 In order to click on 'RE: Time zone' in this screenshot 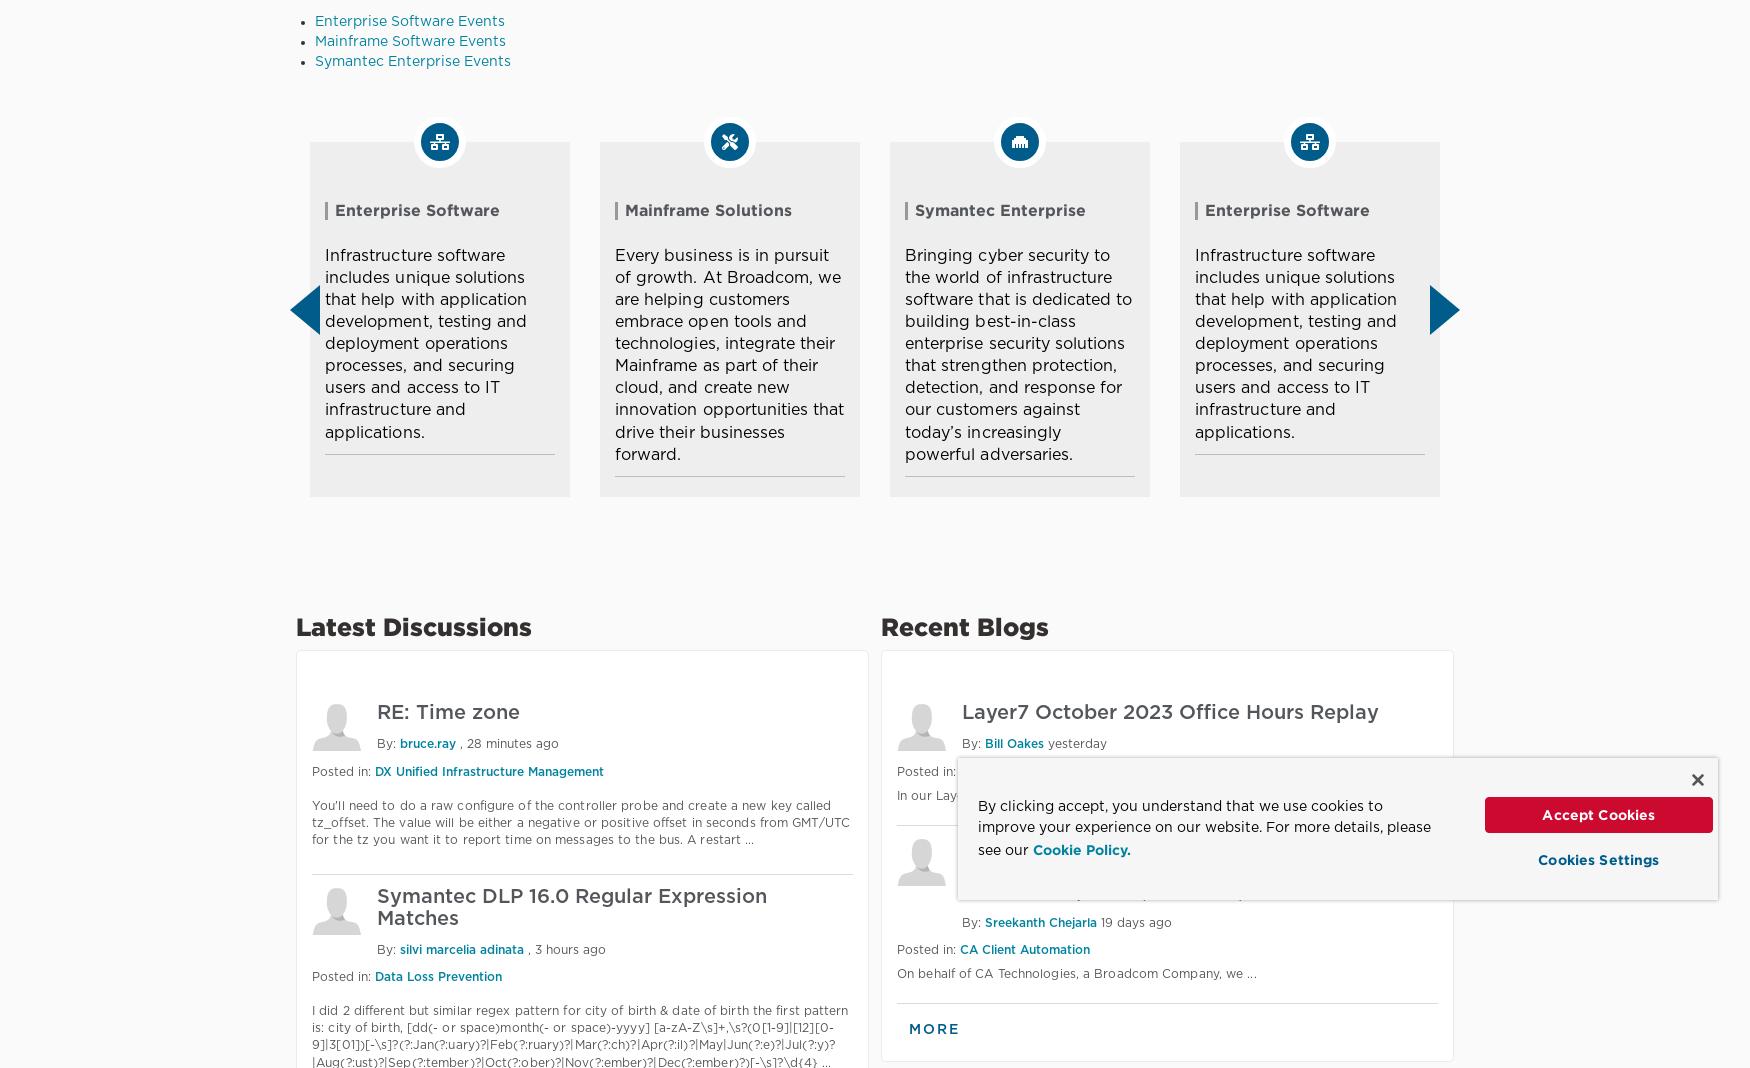, I will do `click(448, 712)`.